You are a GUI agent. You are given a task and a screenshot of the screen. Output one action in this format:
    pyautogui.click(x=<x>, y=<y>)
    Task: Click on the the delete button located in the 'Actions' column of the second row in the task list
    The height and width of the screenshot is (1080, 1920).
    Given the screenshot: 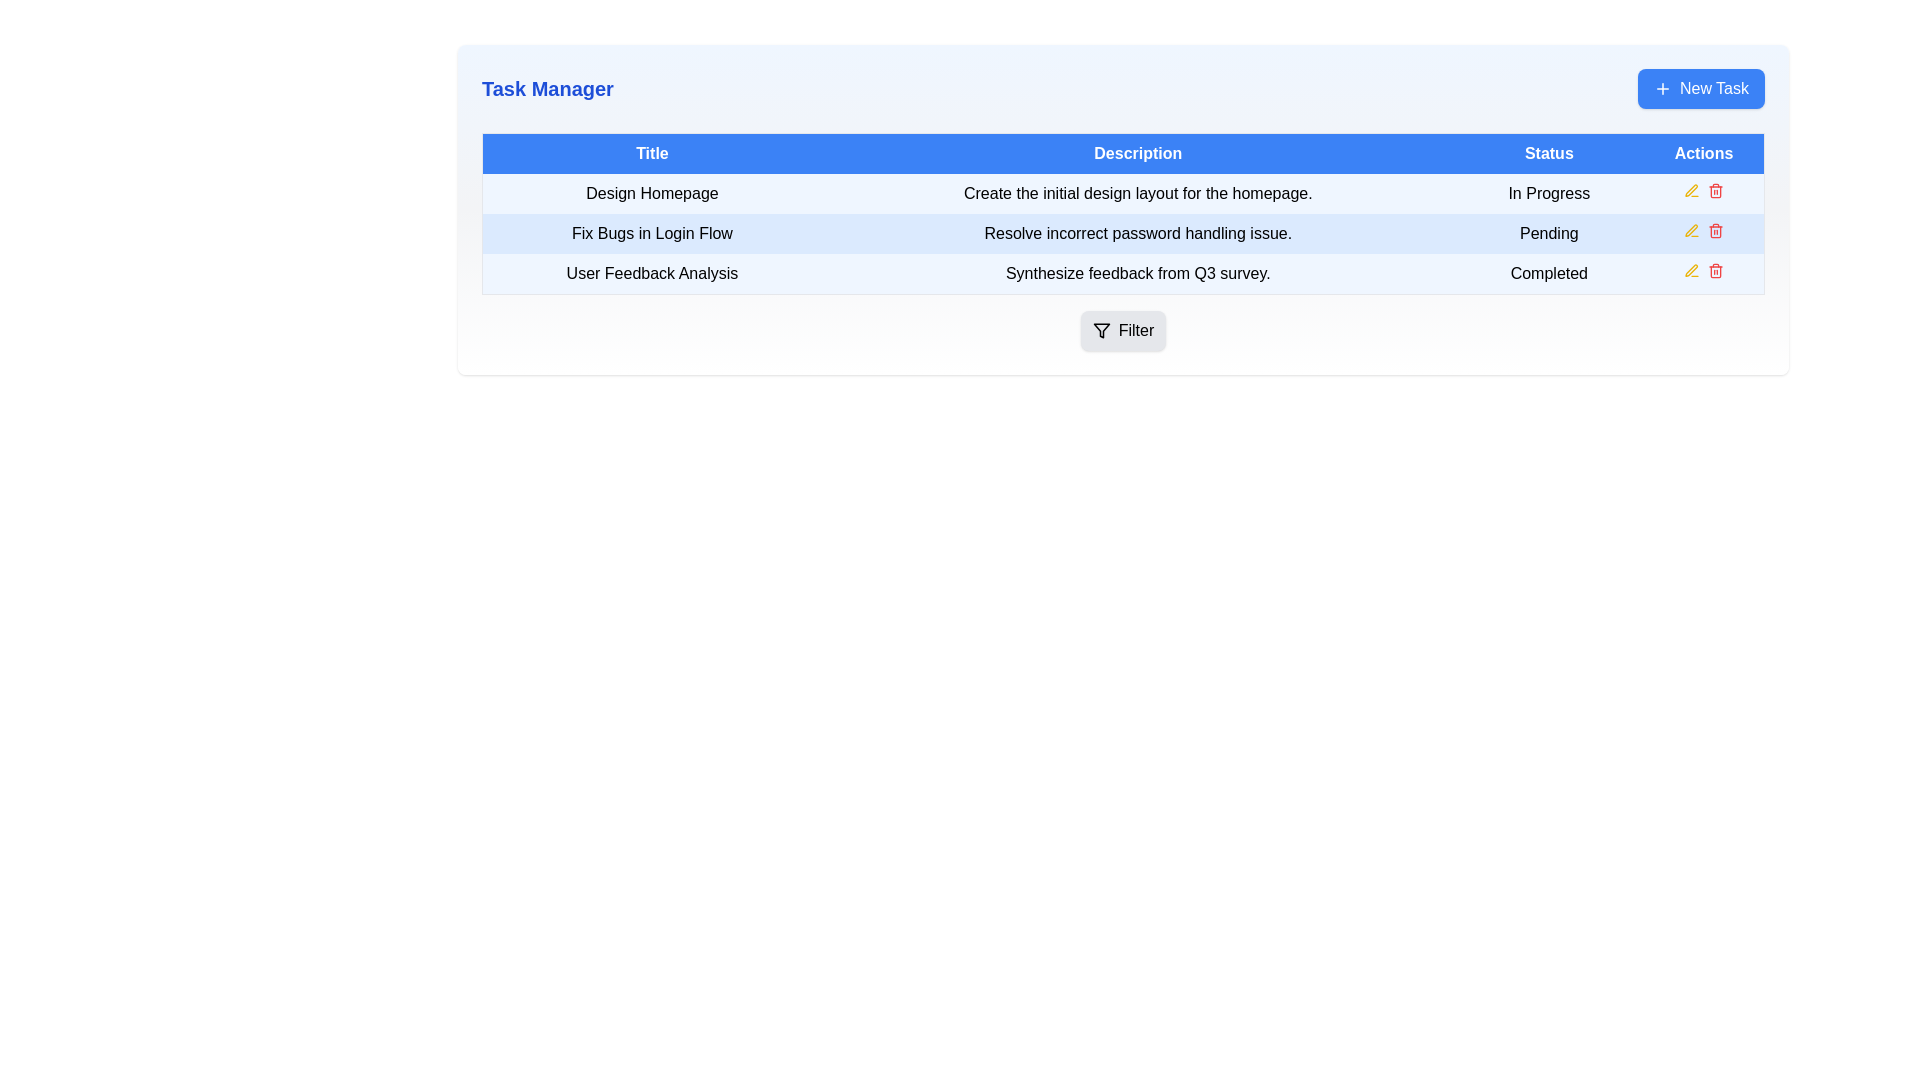 What is the action you would take?
    pyautogui.click(x=1714, y=230)
    